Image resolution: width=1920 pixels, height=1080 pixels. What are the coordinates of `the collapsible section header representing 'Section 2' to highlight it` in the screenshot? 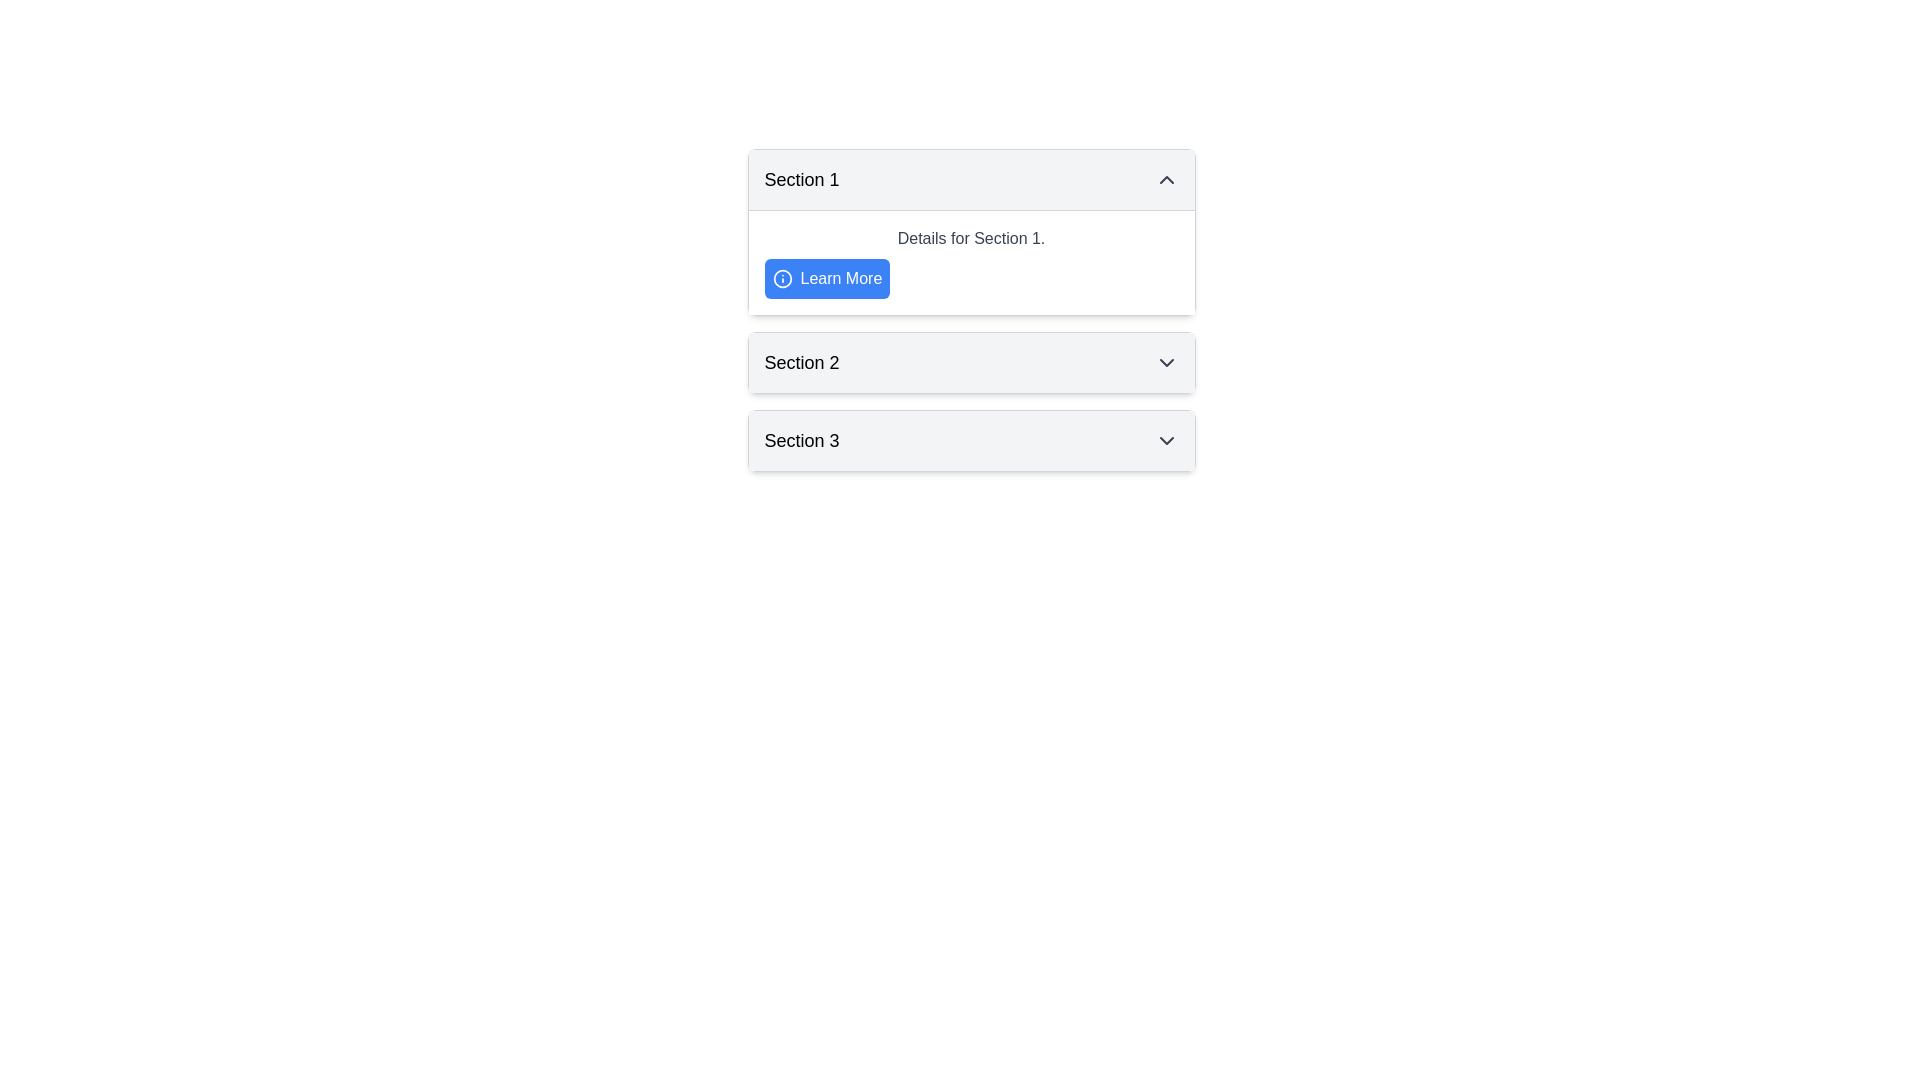 It's located at (971, 362).